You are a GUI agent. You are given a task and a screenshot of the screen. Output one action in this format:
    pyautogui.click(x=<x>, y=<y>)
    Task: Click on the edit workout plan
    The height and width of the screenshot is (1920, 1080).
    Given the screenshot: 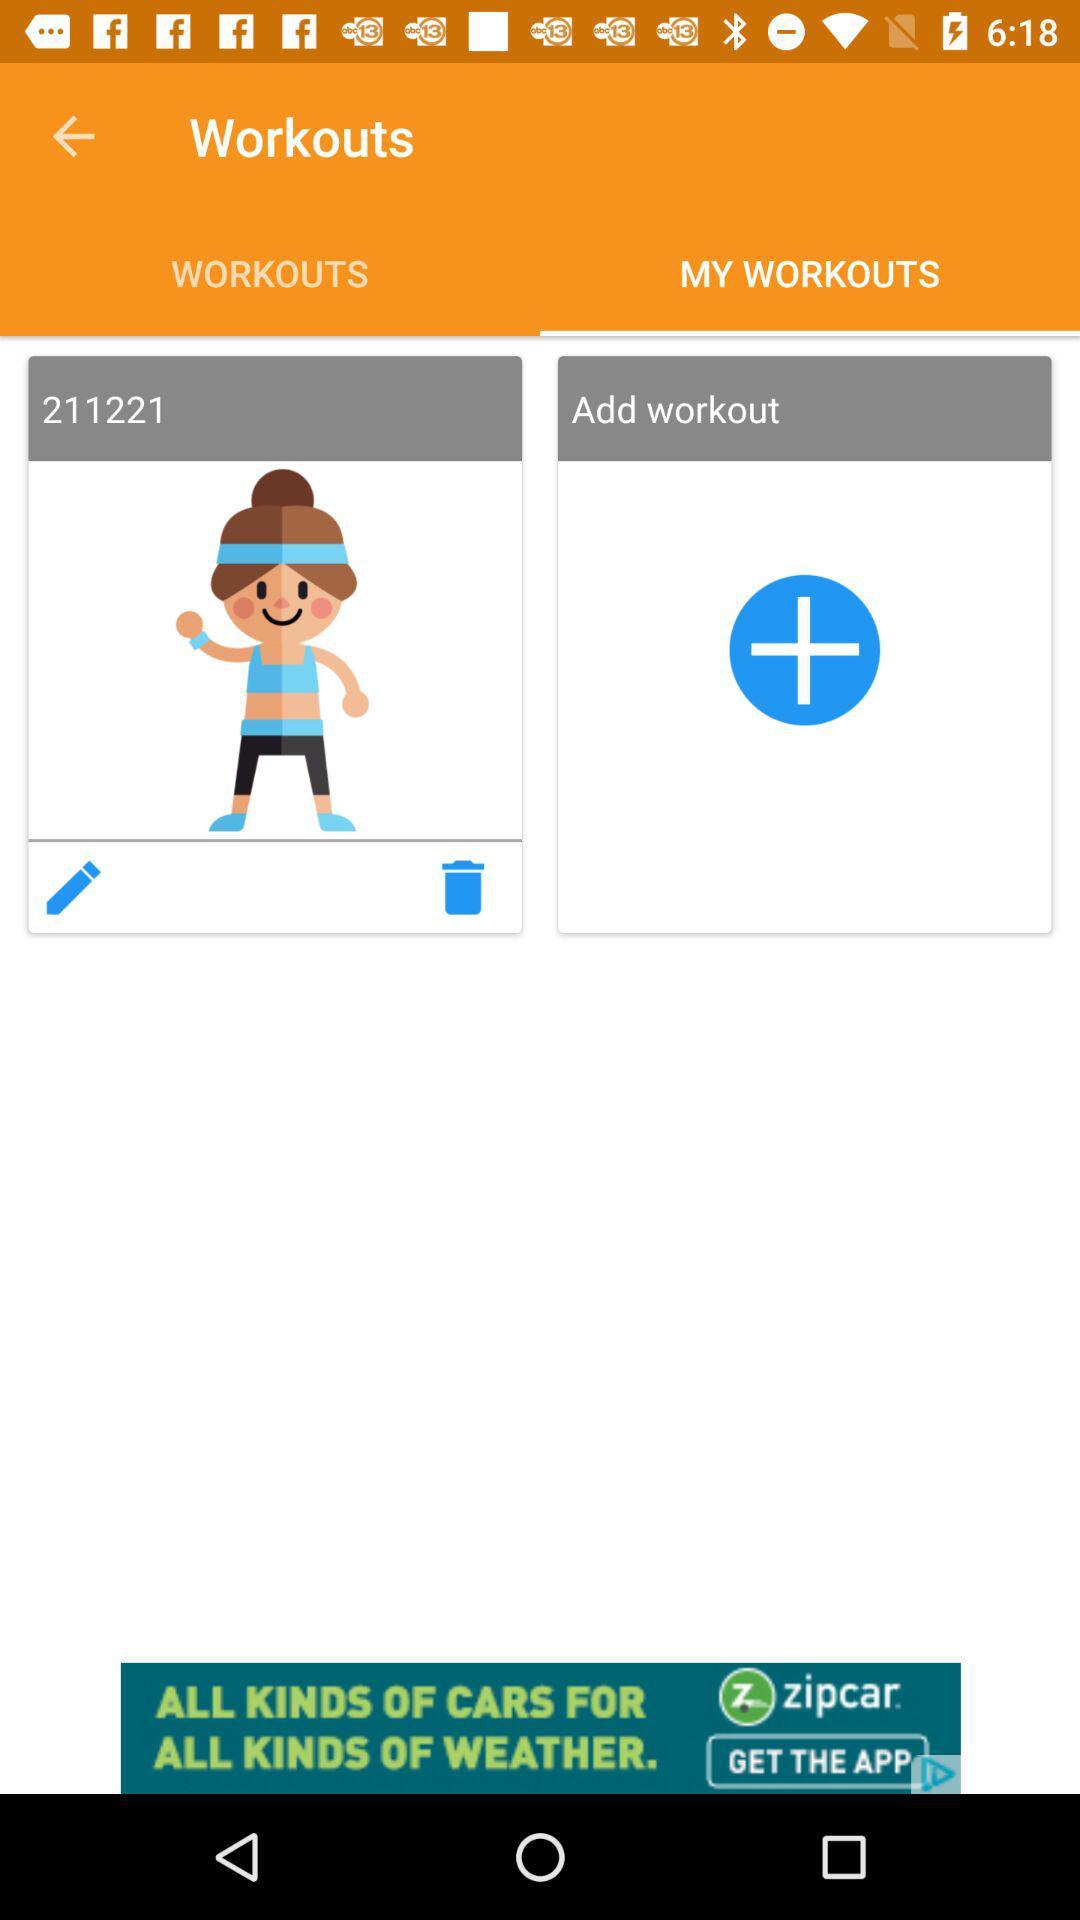 What is the action you would take?
    pyautogui.click(x=72, y=886)
    